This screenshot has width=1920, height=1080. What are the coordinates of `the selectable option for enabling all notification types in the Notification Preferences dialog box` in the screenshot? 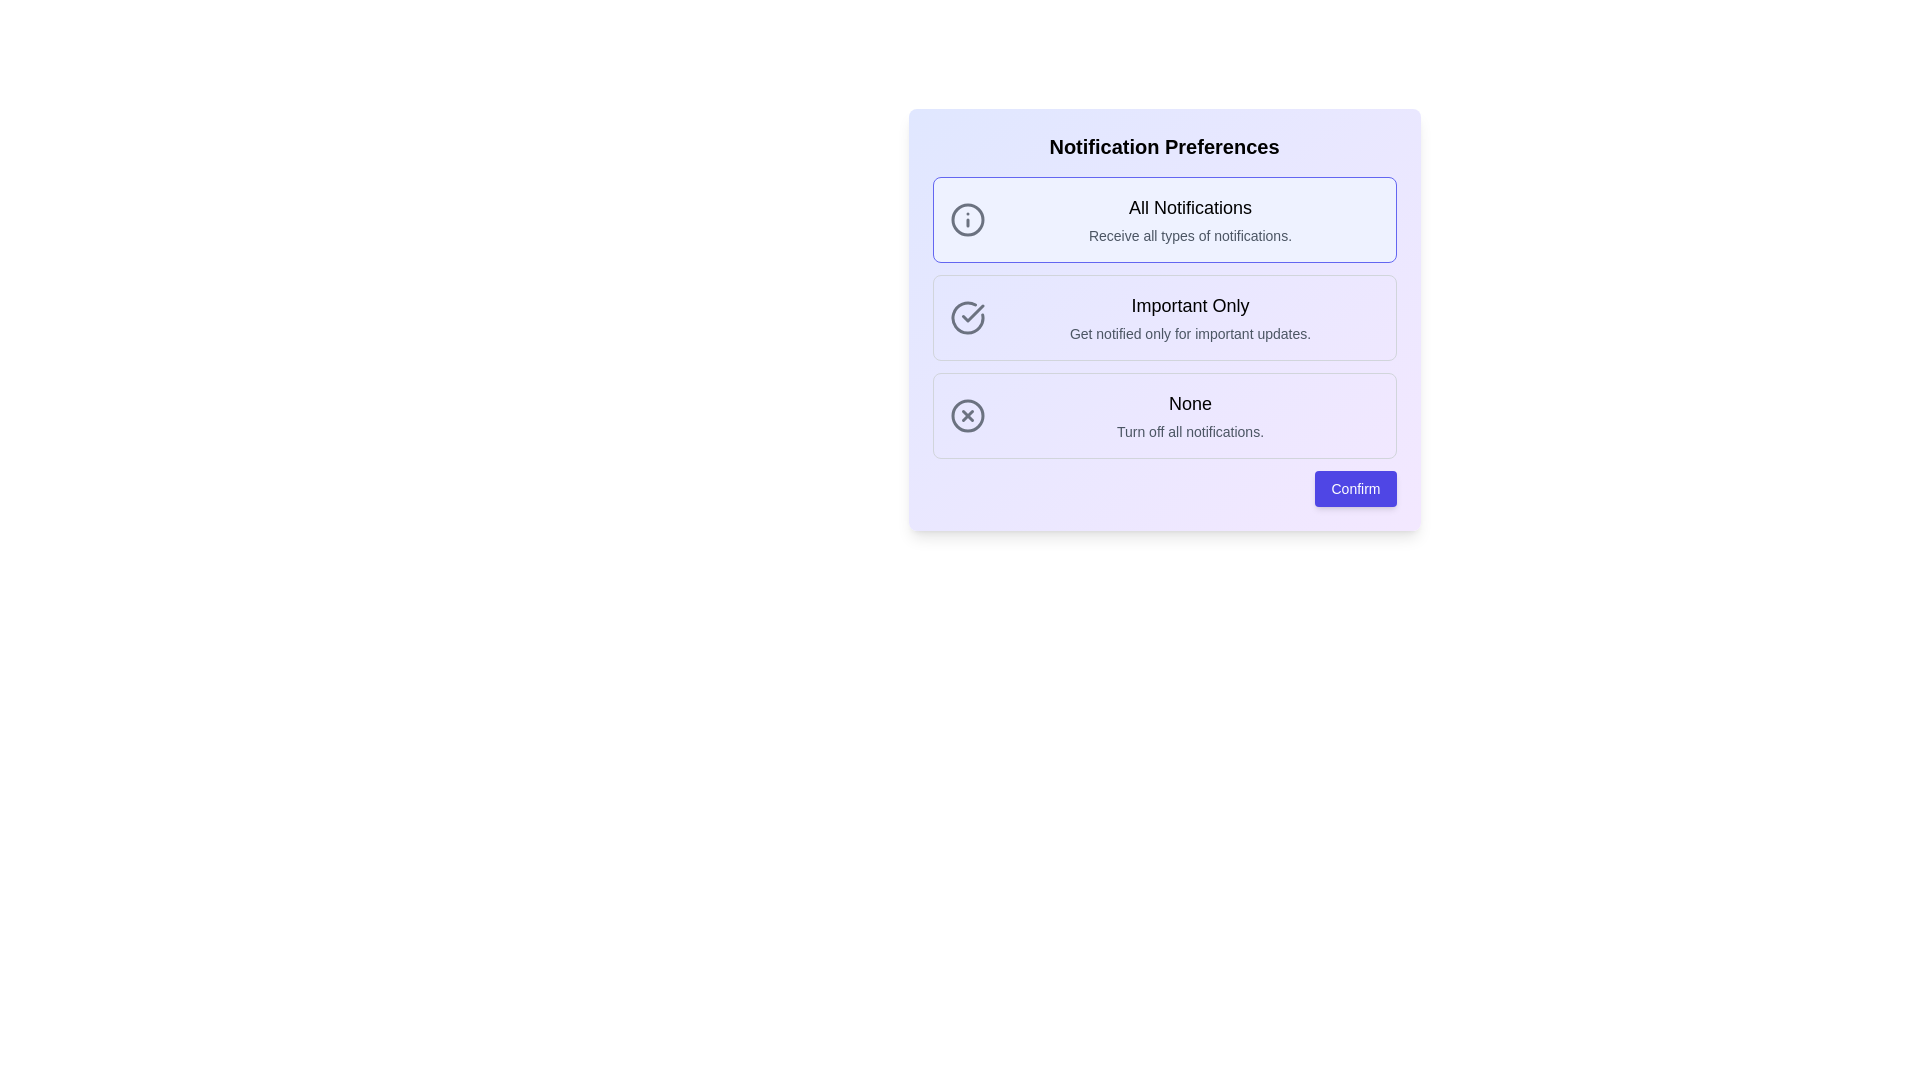 It's located at (1164, 219).